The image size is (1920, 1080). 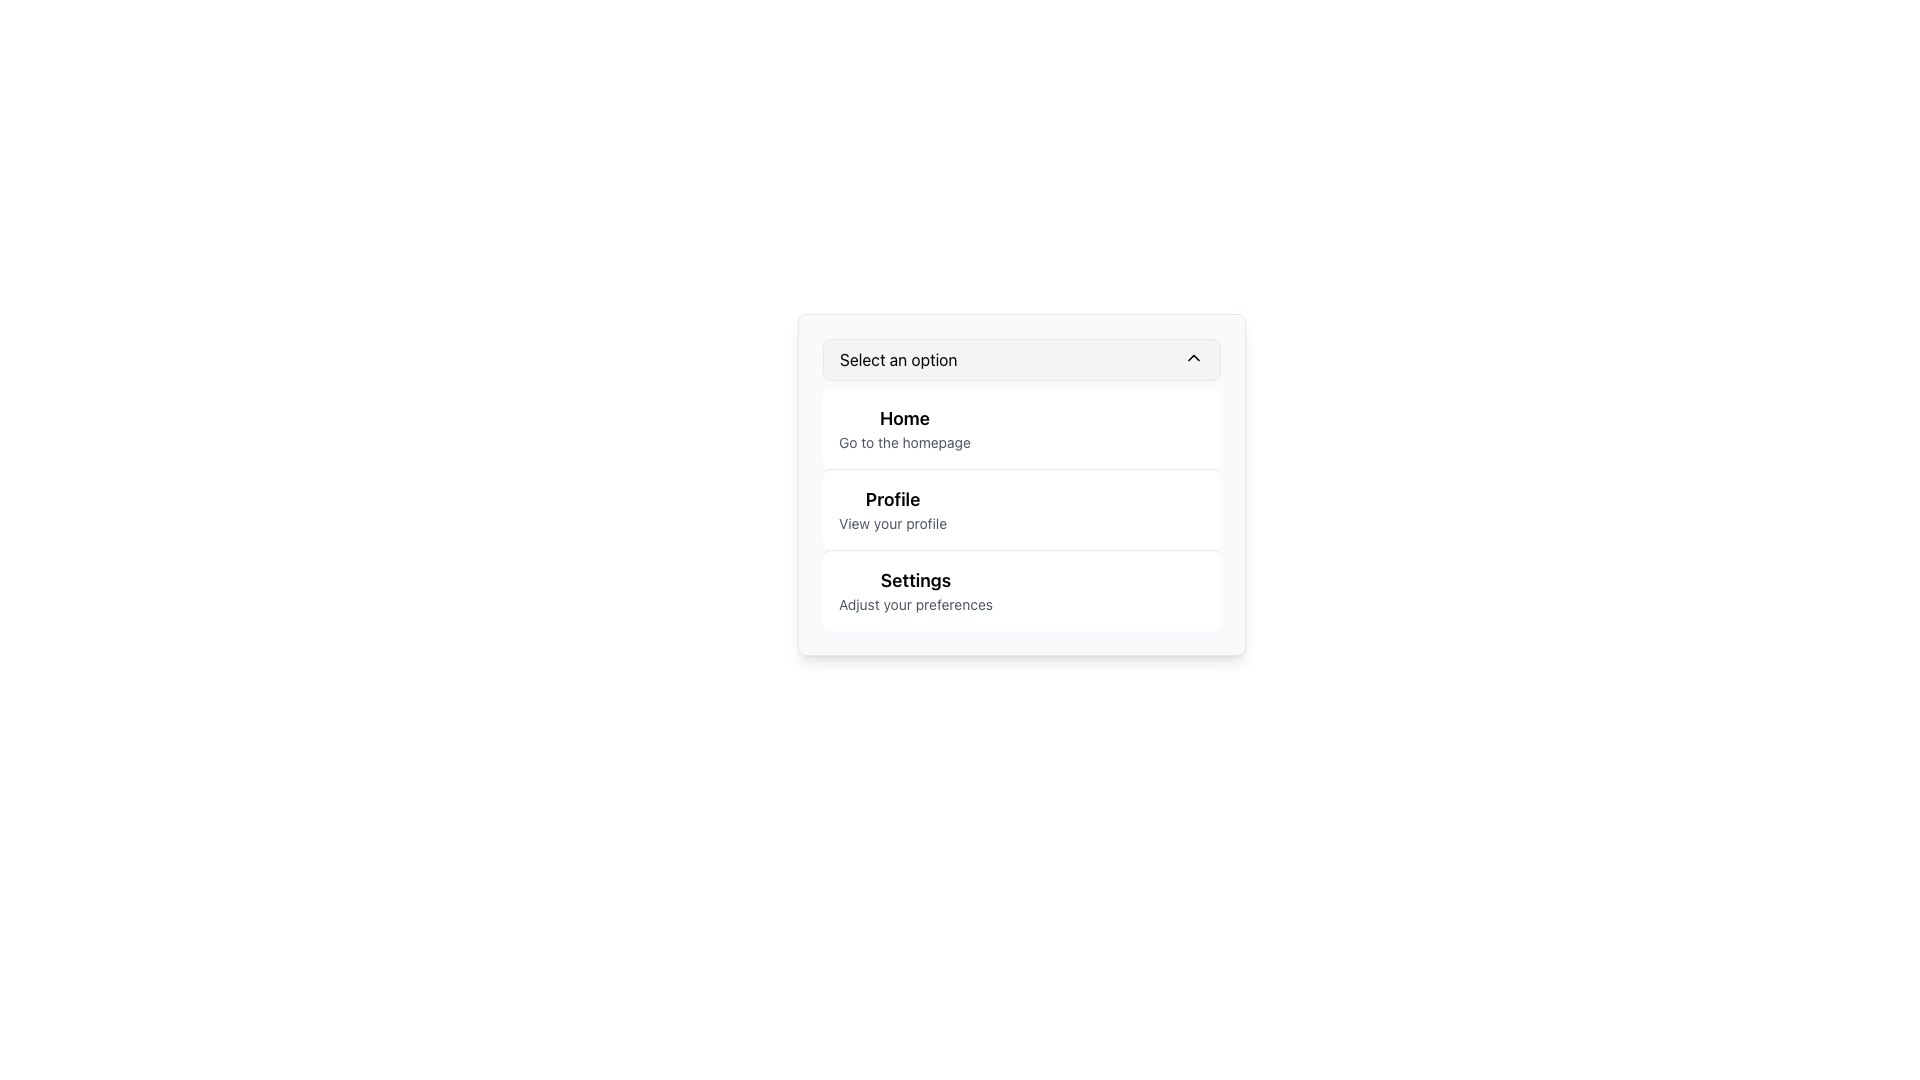 What do you see at coordinates (903, 442) in the screenshot?
I see `the text label that provides a description for the 'Home' section, positioned below the title text 'Home' in the options menu` at bounding box center [903, 442].